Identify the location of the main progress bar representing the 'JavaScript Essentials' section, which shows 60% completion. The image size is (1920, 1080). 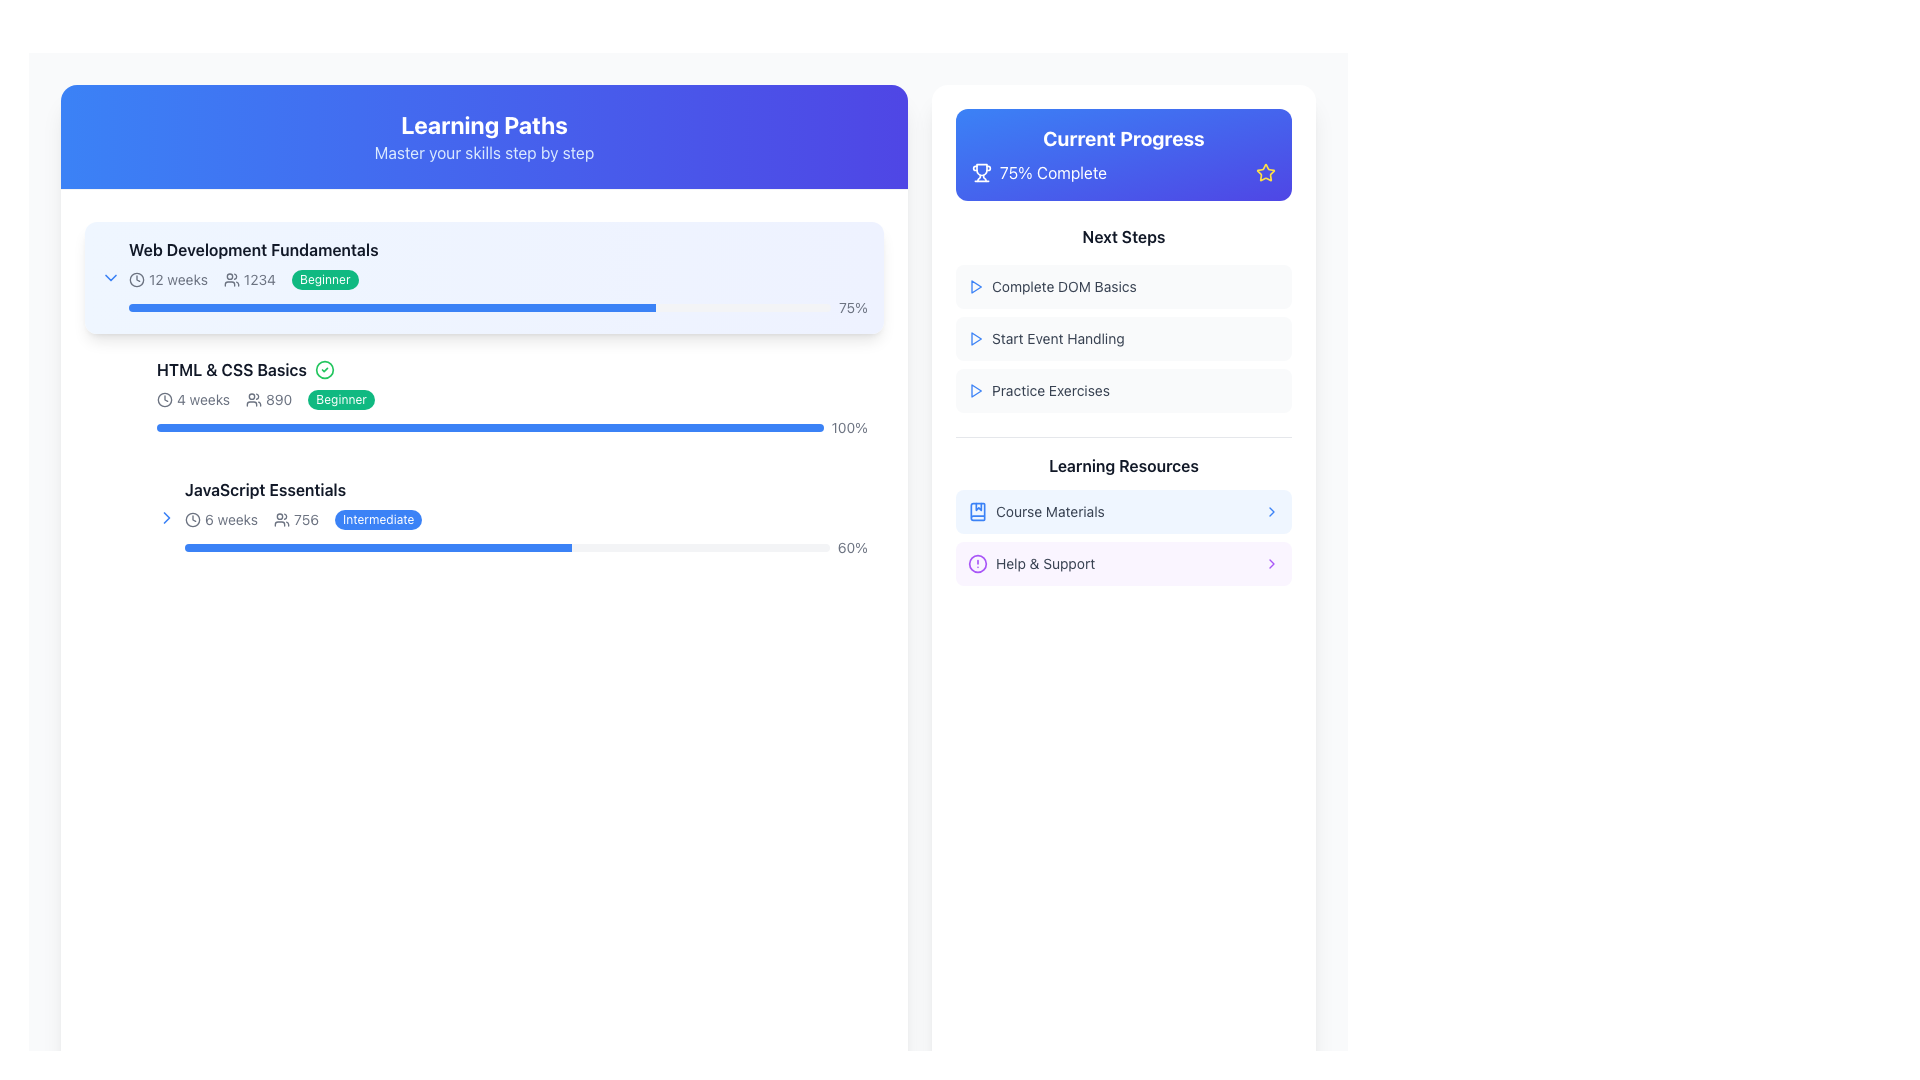
(507, 547).